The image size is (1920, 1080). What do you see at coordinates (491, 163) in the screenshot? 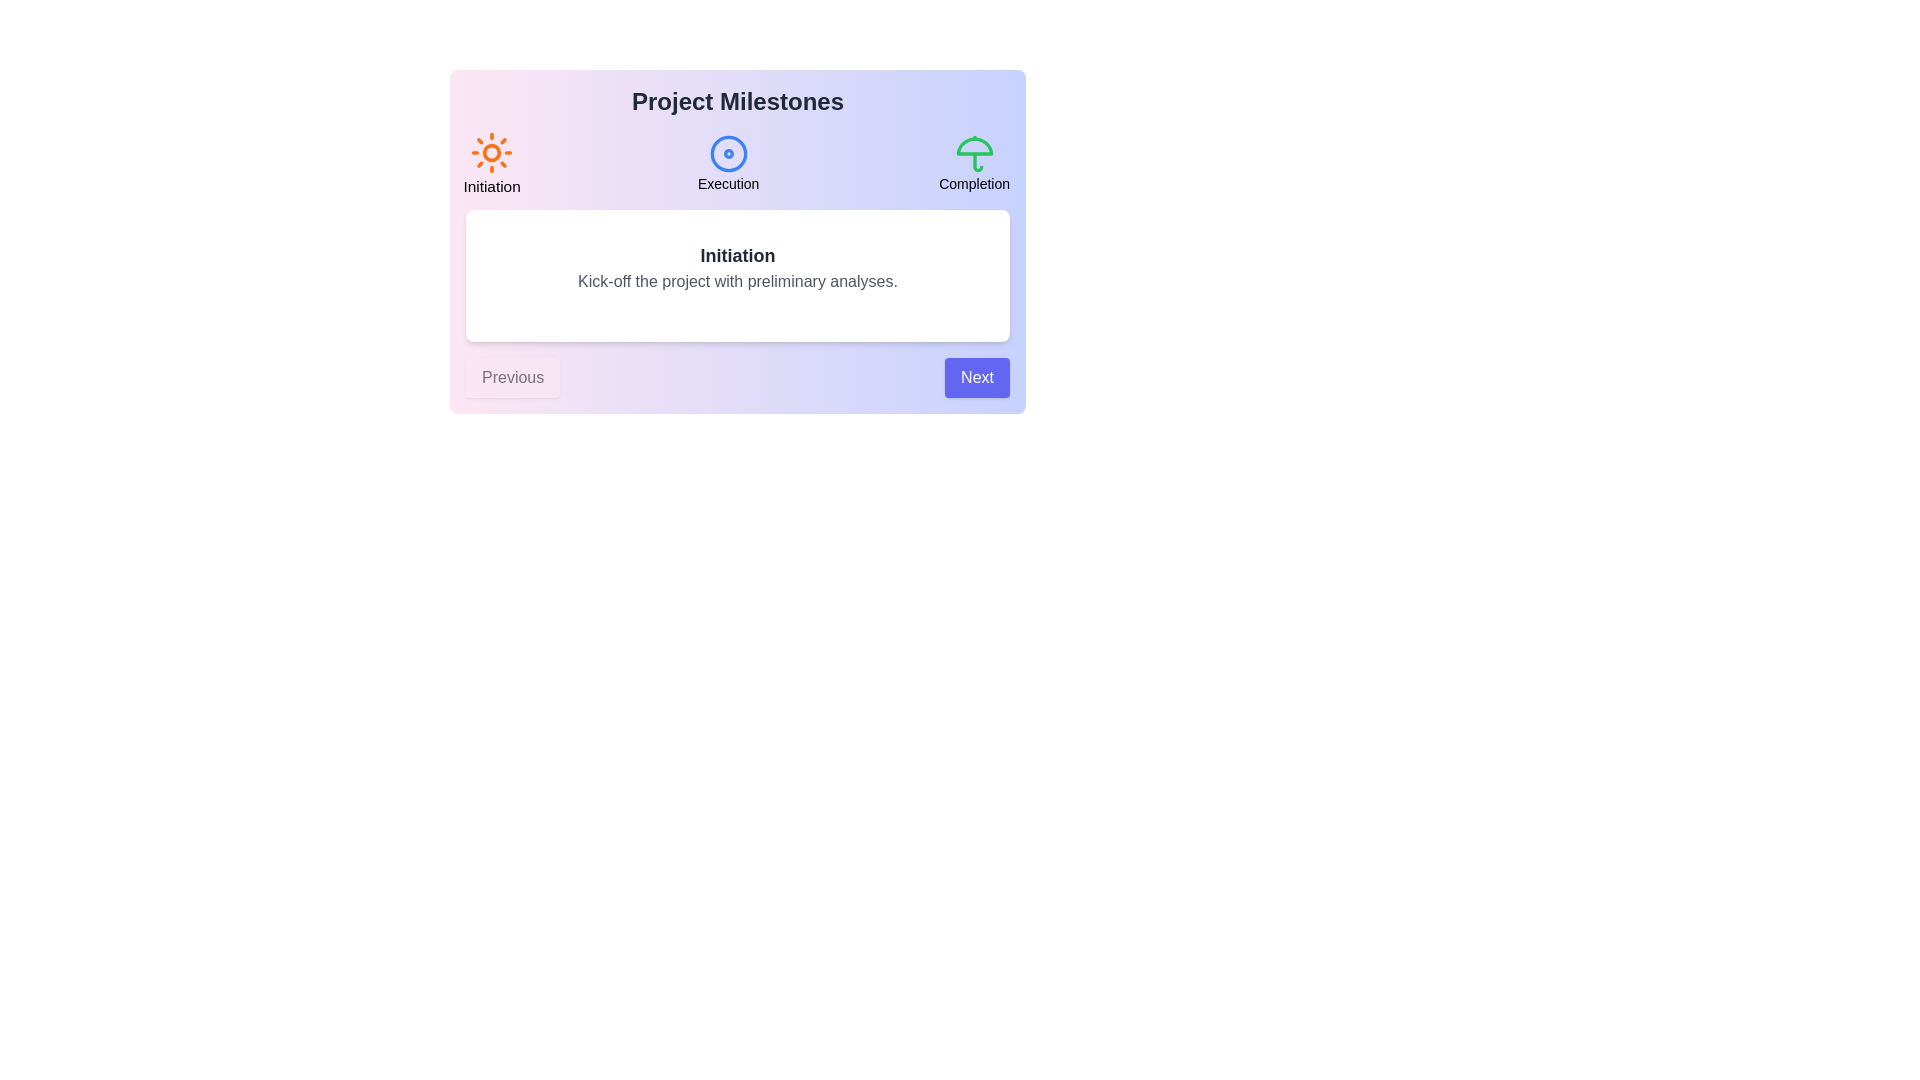
I see `the milestone Initiation to select it` at bounding box center [491, 163].